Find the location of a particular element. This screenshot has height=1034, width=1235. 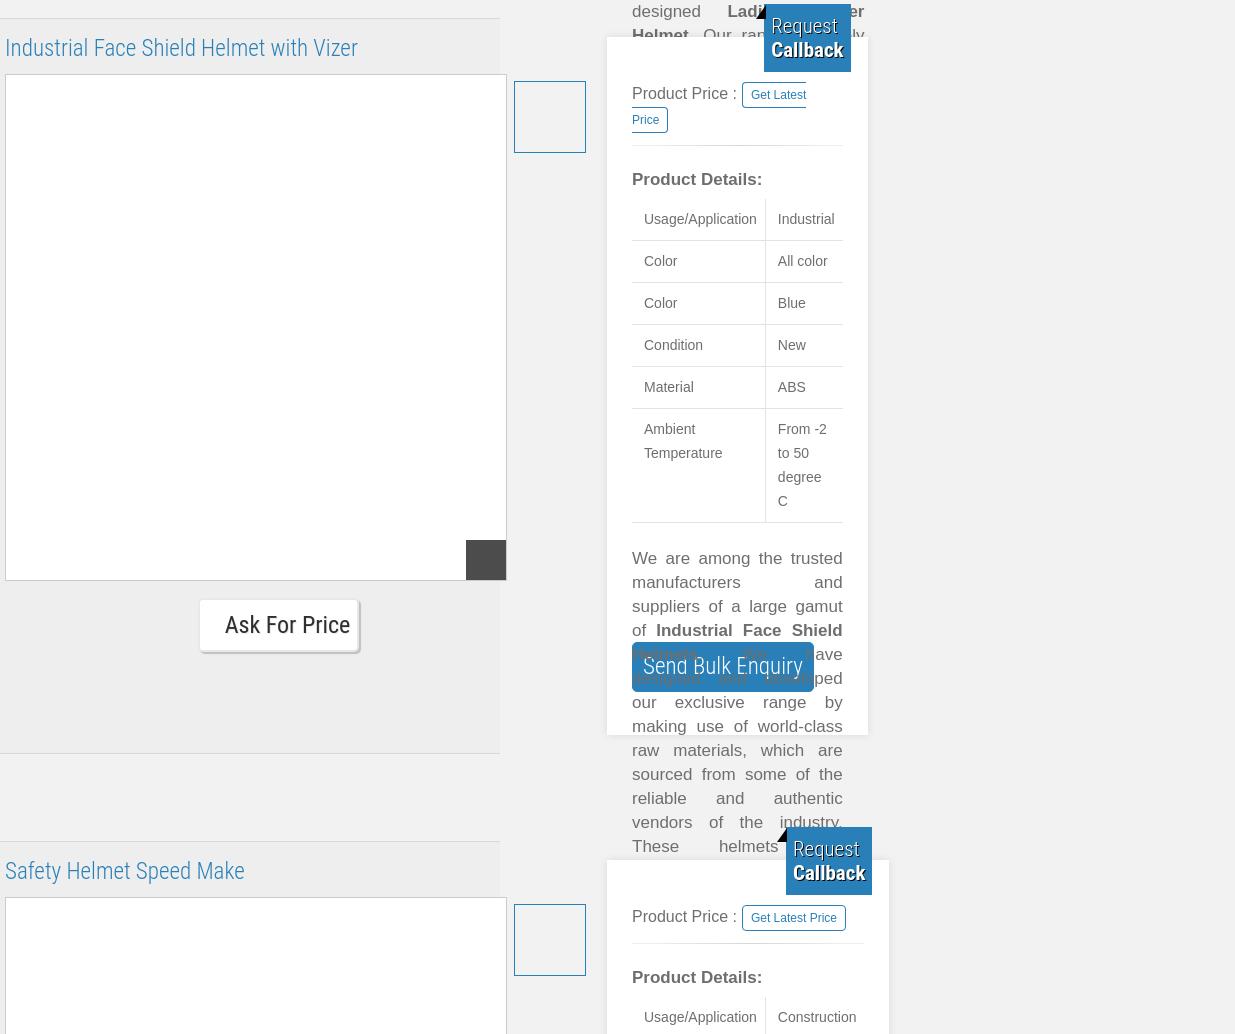

'High strength.' is located at coordinates (712, 442).